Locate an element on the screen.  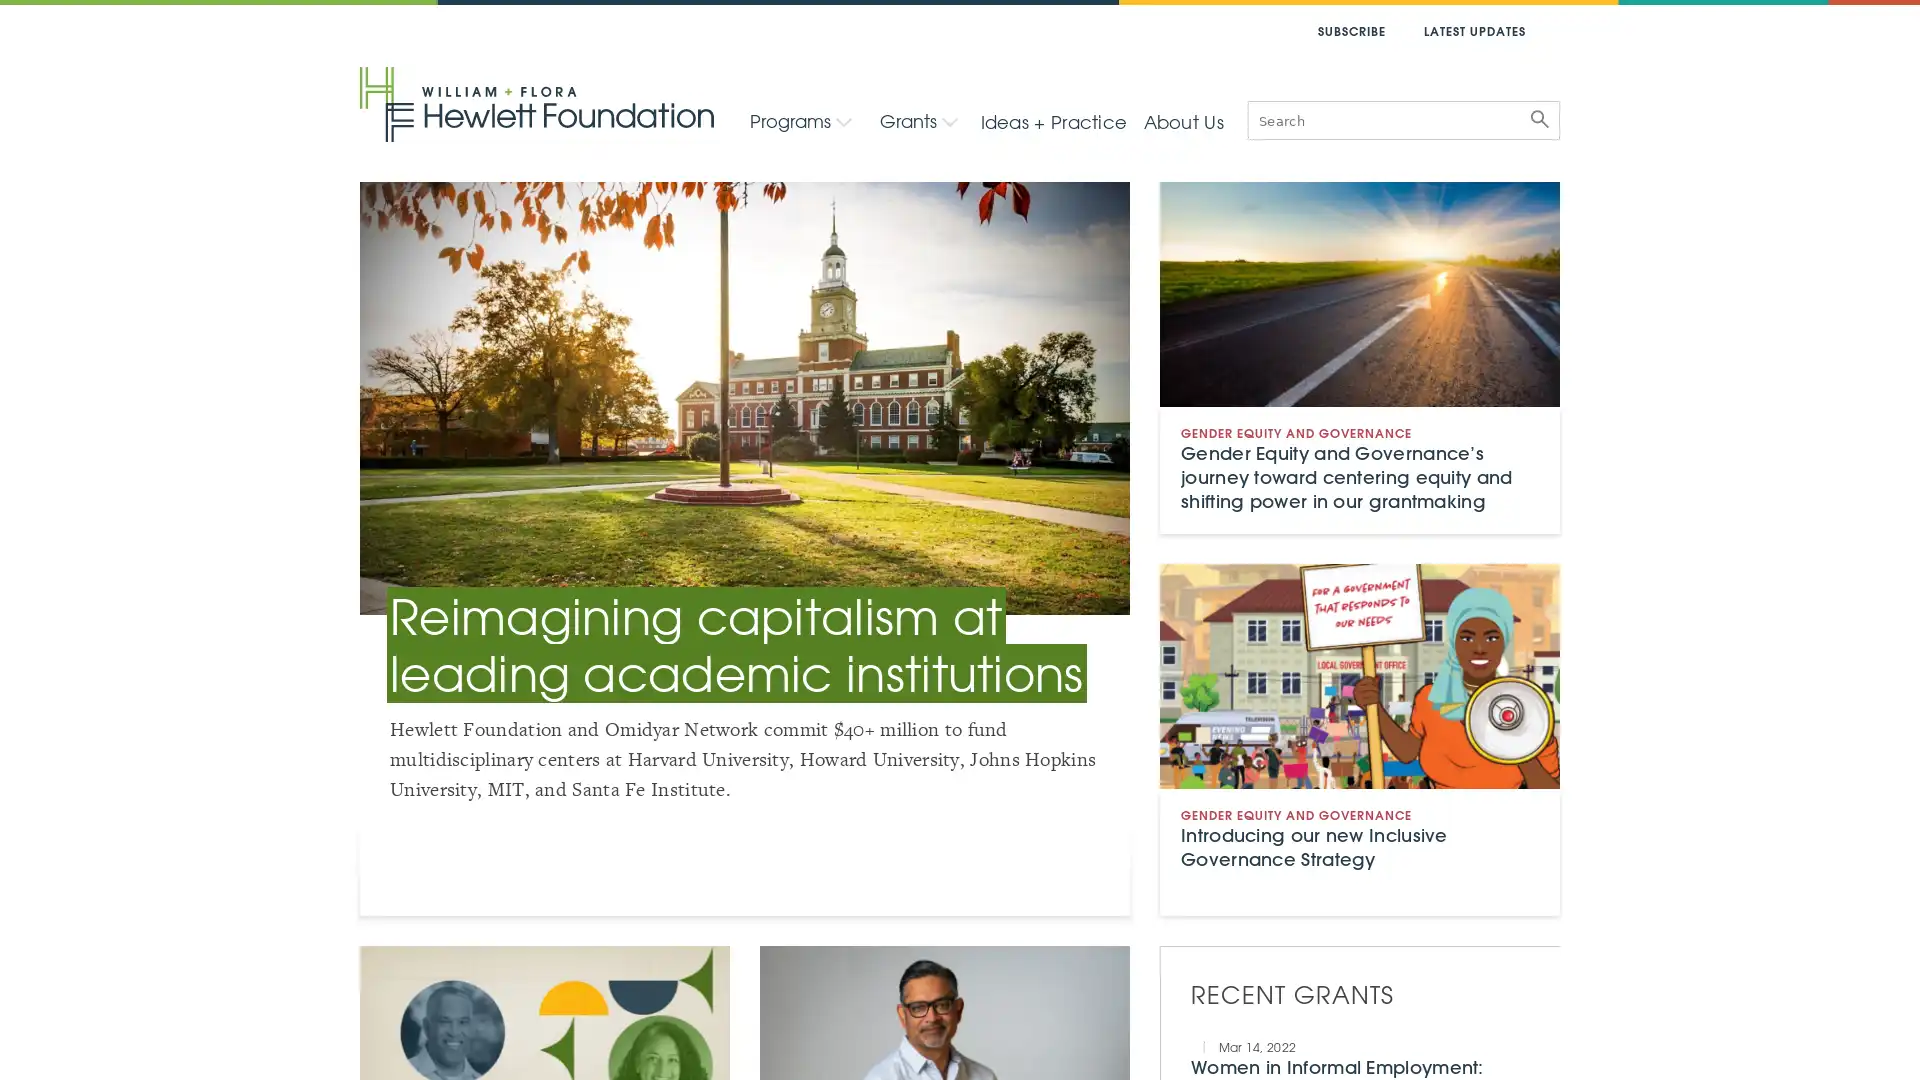
Programs is located at coordinates (801, 120).